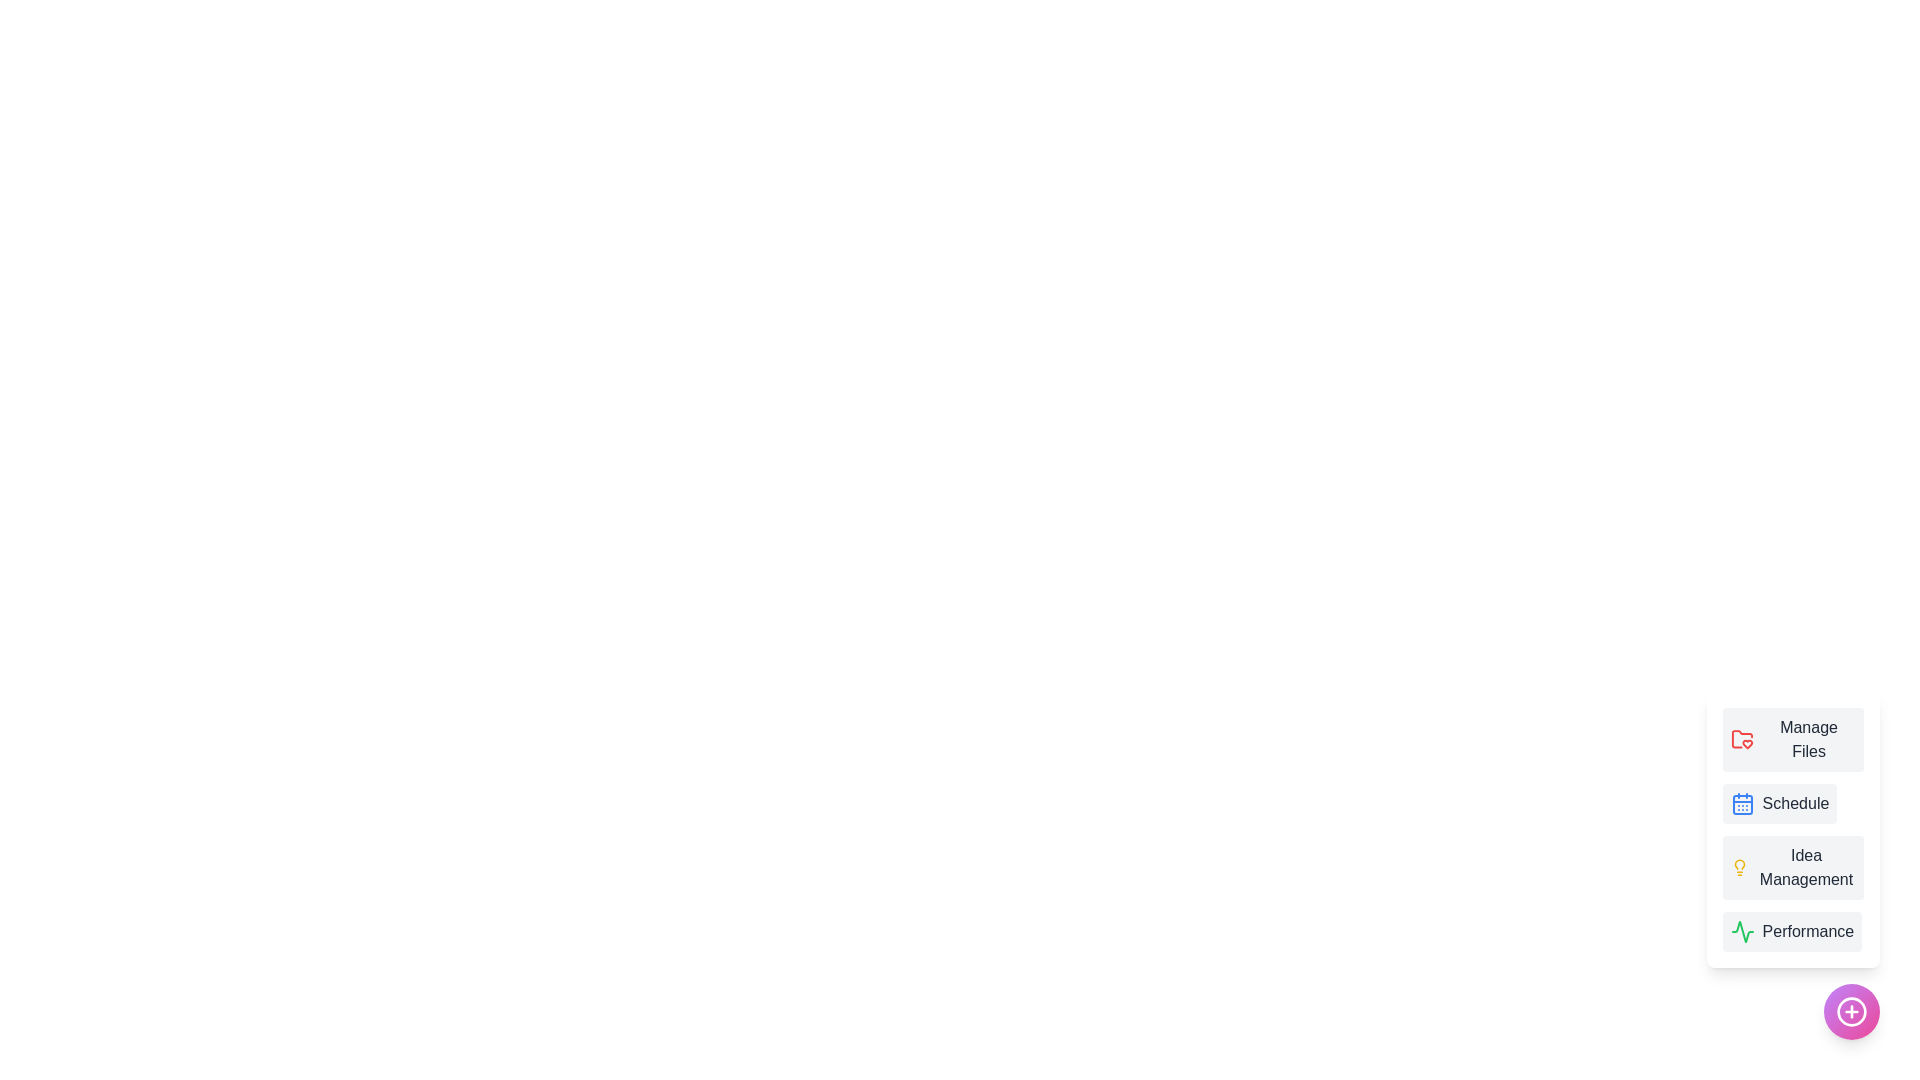 Image resolution: width=1920 pixels, height=1080 pixels. What do you see at coordinates (1793, 740) in the screenshot?
I see `the 'Manage Files' button to select it` at bounding box center [1793, 740].